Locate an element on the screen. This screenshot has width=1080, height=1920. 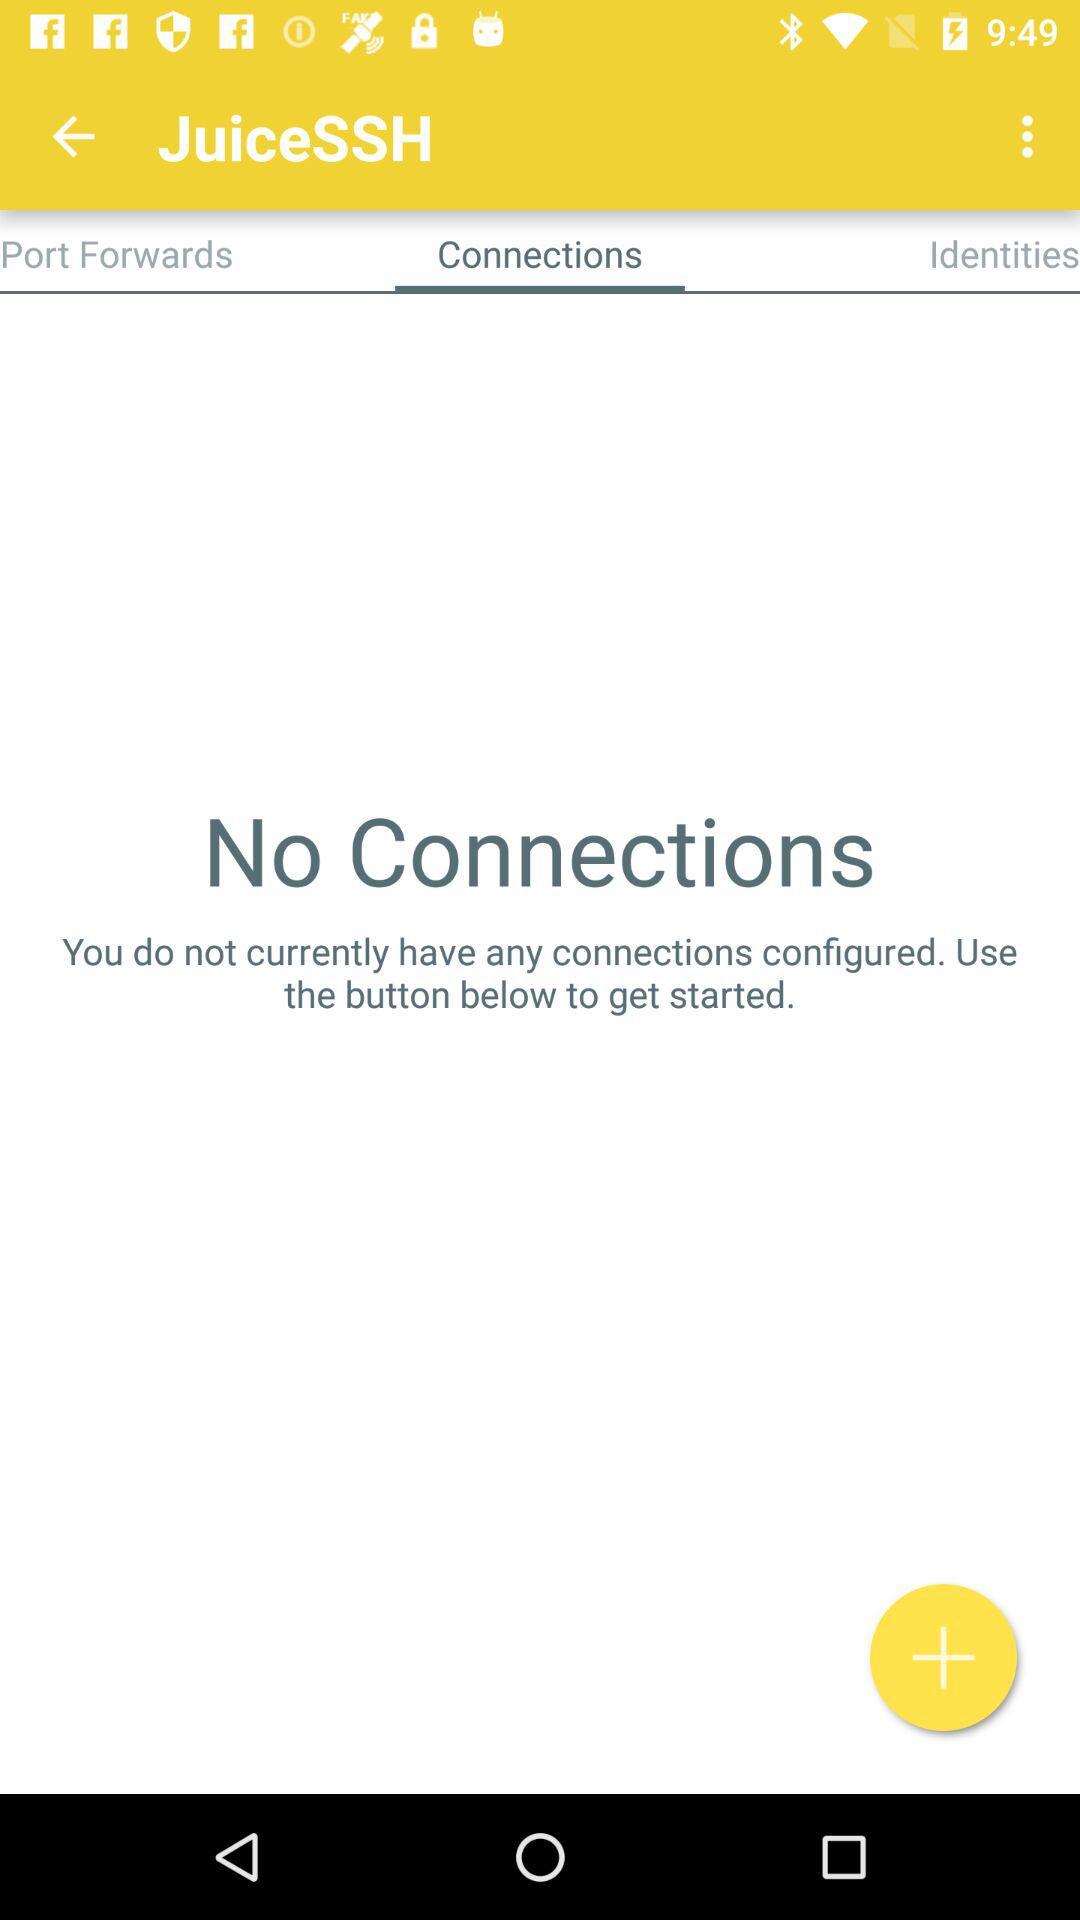
the item above identities is located at coordinates (1032, 135).